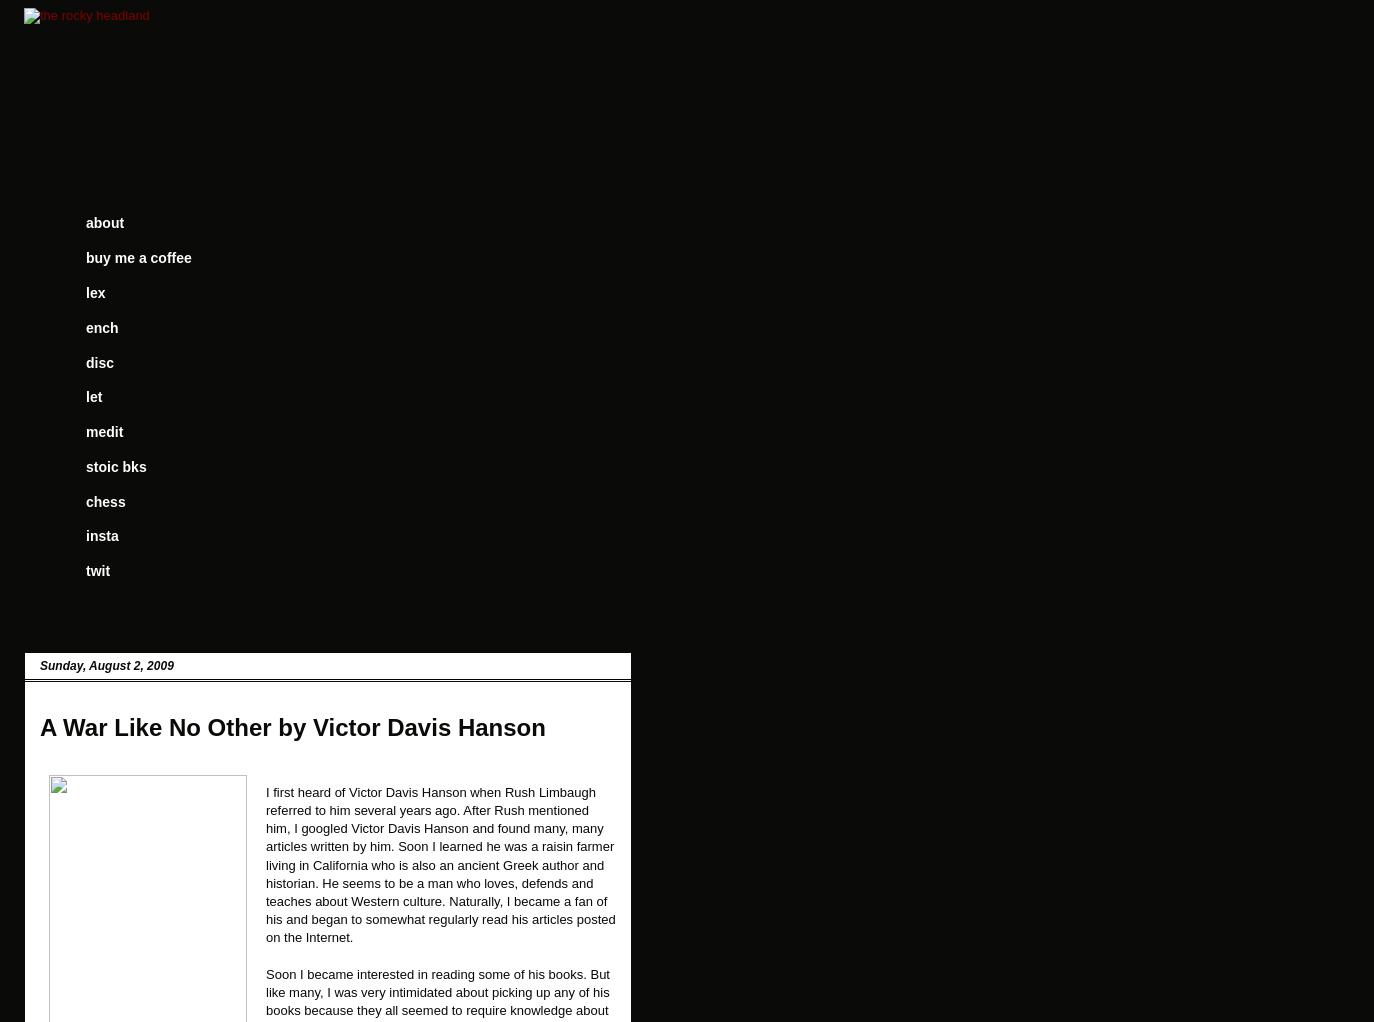 The width and height of the screenshot is (1374, 1022). What do you see at coordinates (104, 500) in the screenshot?
I see `'chess'` at bounding box center [104, 500].